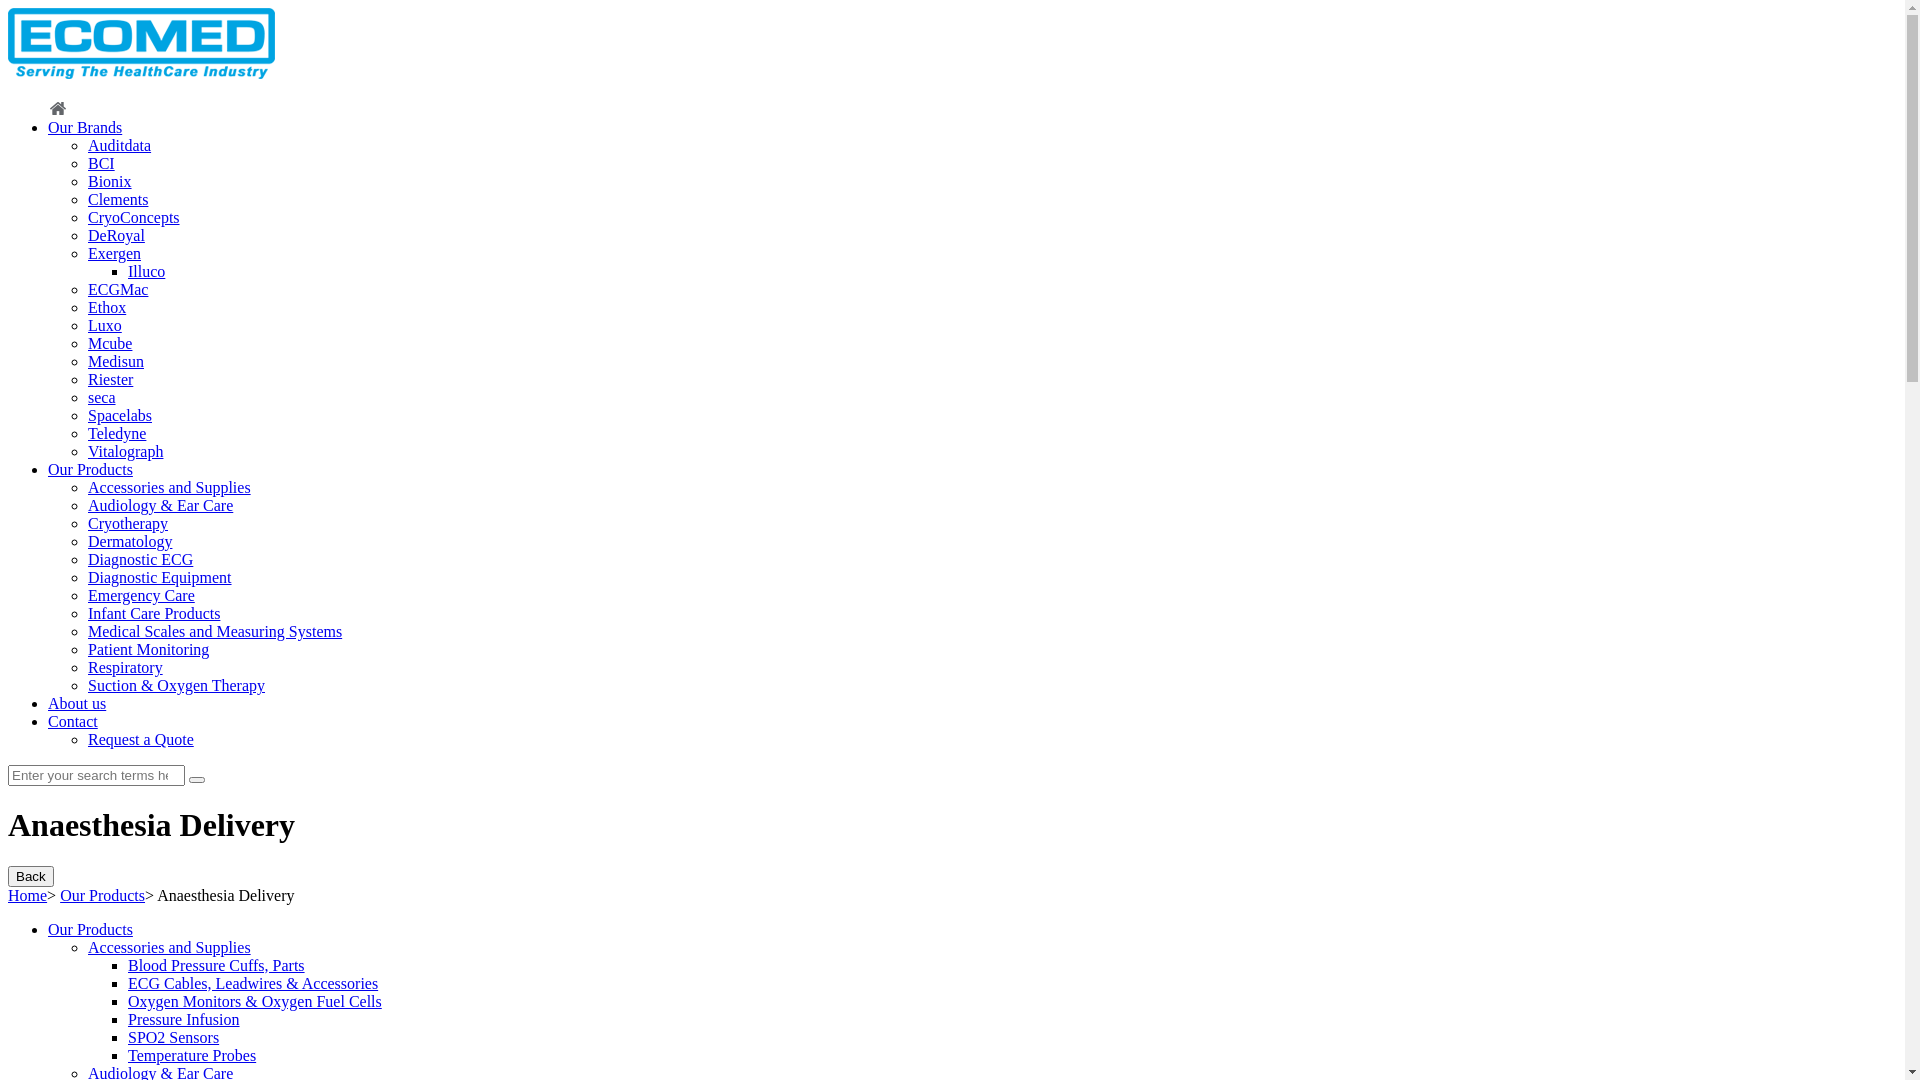 This screenshot has width=1920, height=1080. What do you see at coordinates (127, 522) in the screenshot?
I see `'Cryotherapy'` at bounding box center [127, 522].